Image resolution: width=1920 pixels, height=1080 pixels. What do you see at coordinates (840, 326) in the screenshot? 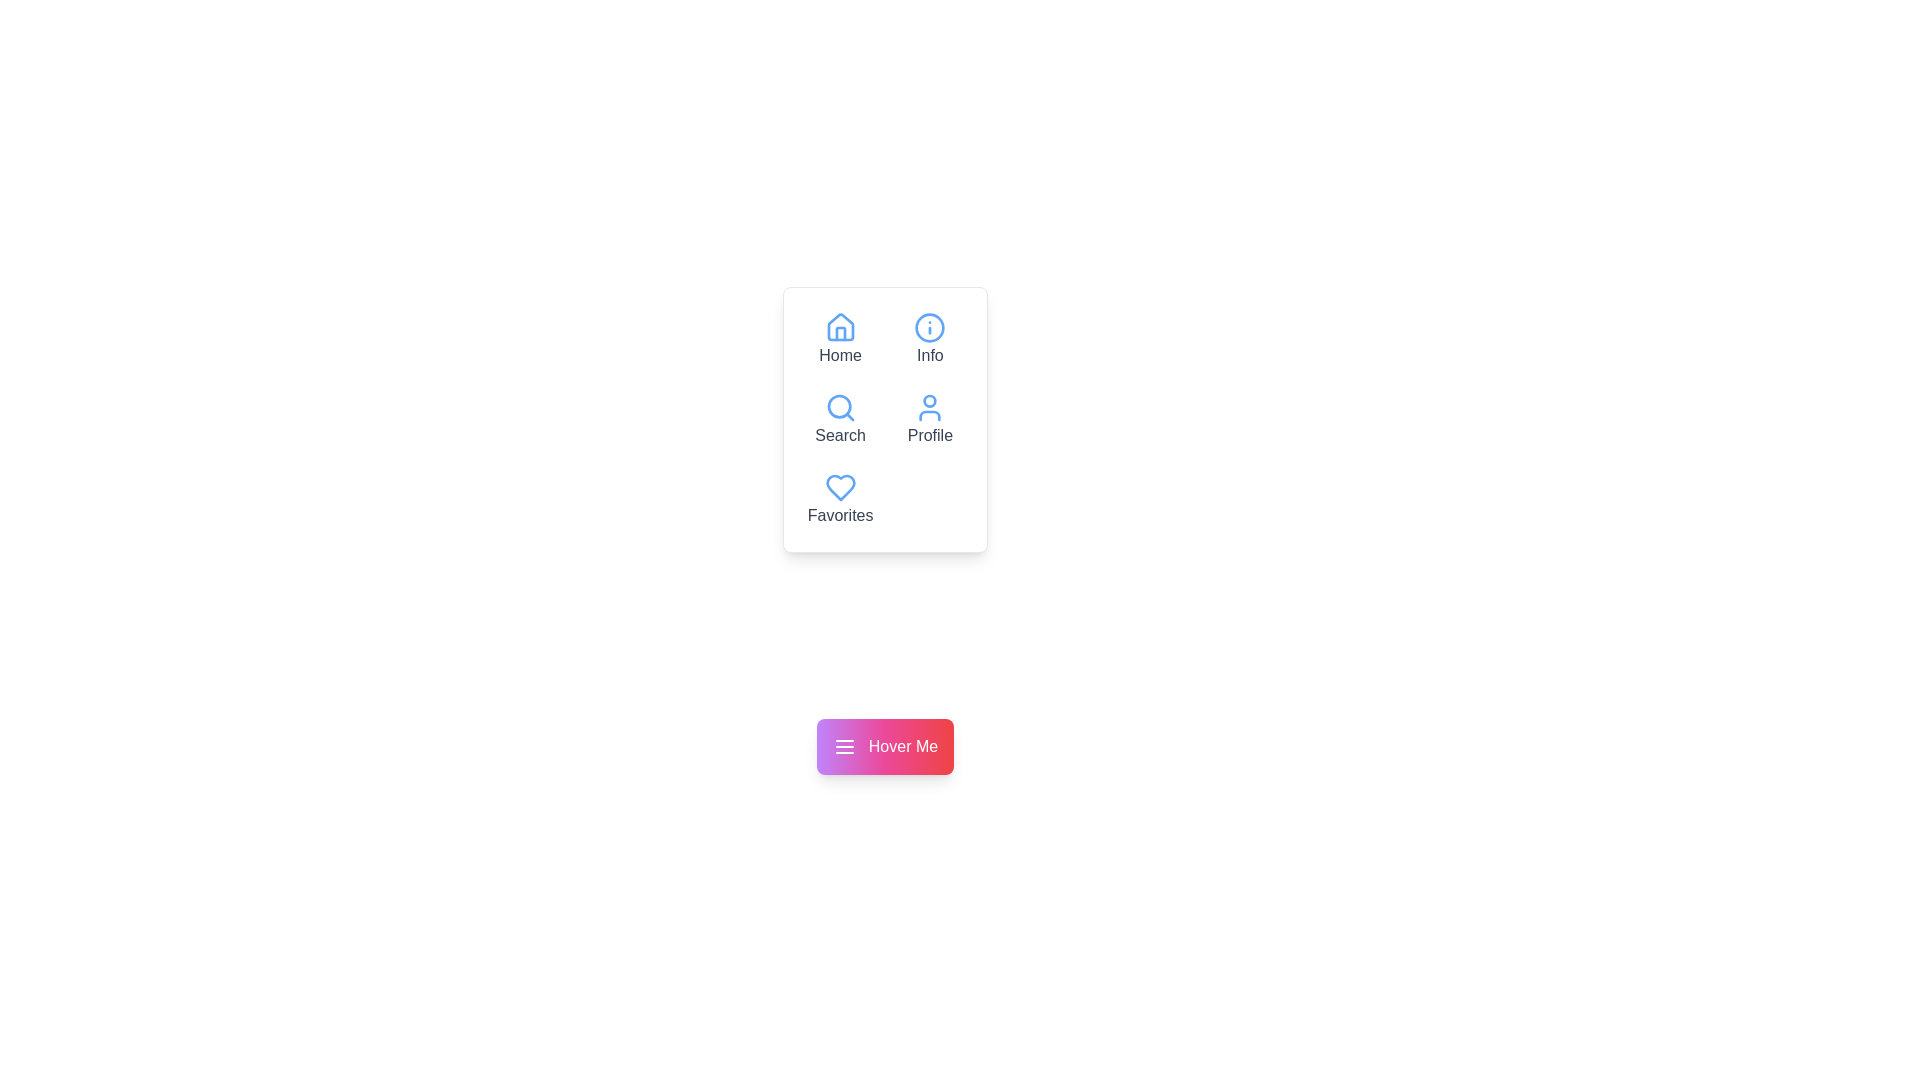
I see `the 'Home' icon located in the top-left corner of the card among other action icons` at bounding box center [840, 326].